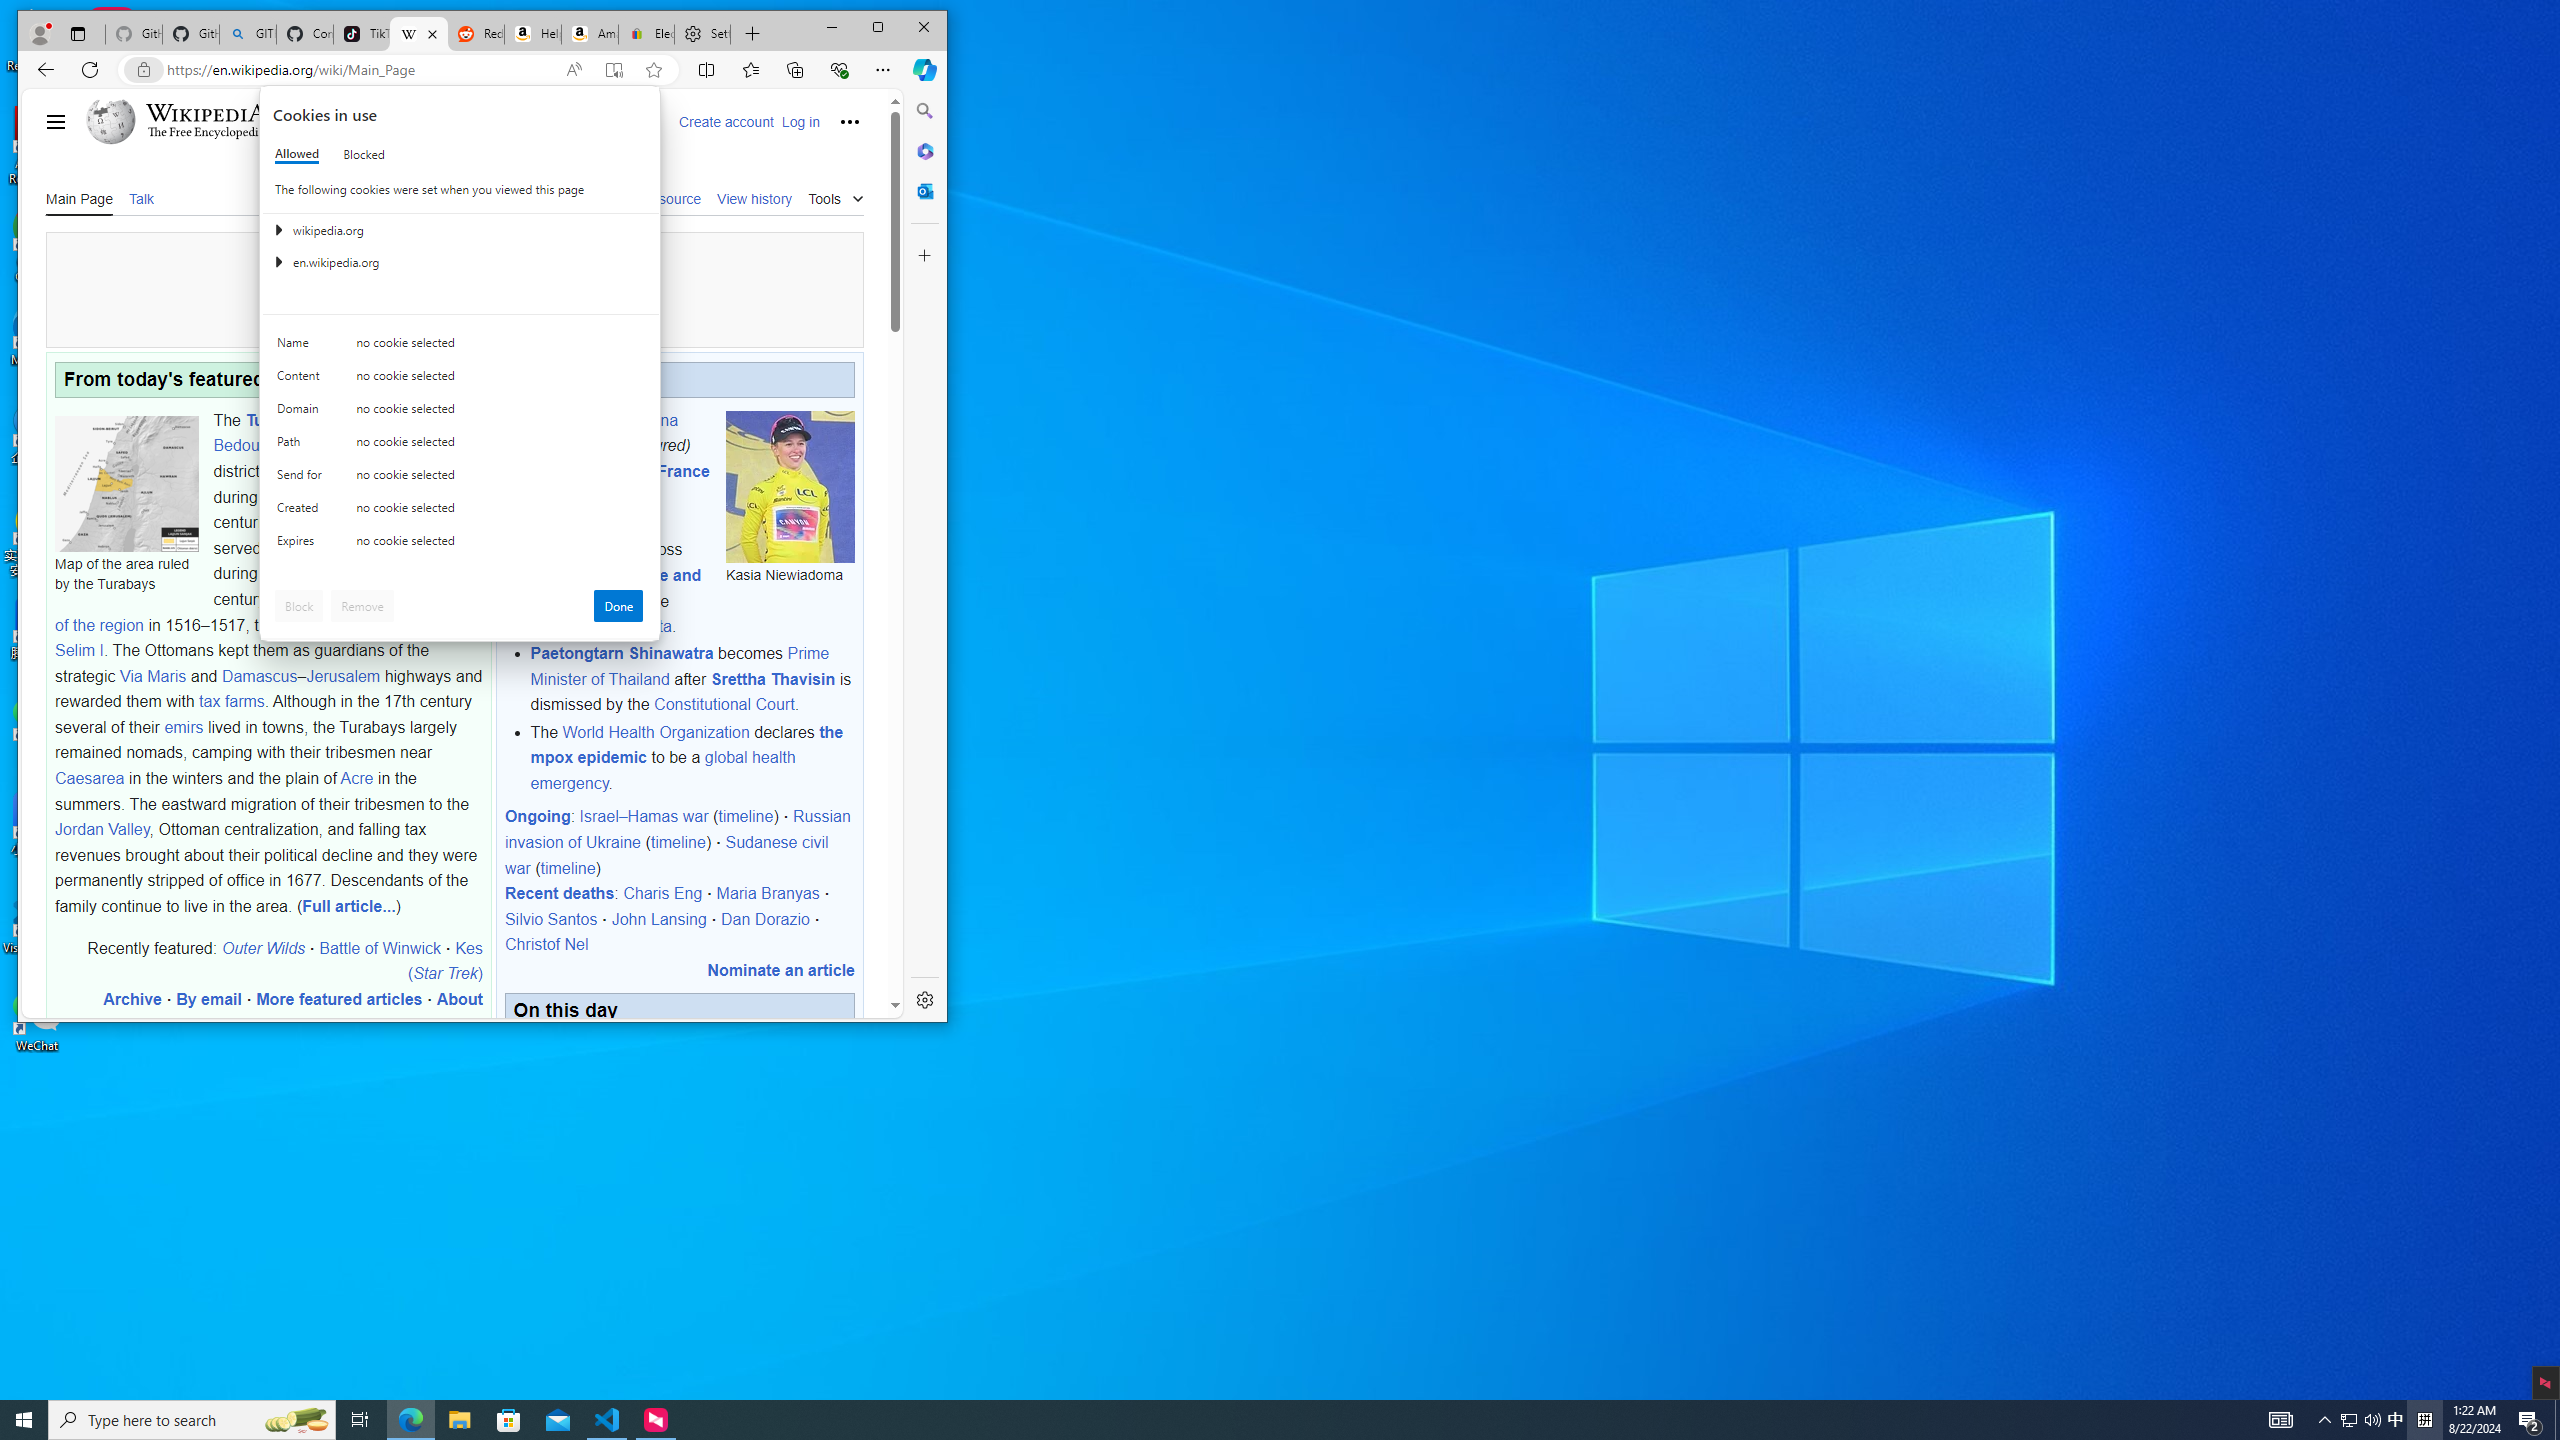 The height and width of the screenshot is (1440, 2560). What do you see at coordinates (2424, 1418) in the screenshot?
I see `'Tray Input Indicator - Chinese (Simplified, China)'` at bounding box center [2424, 1418].